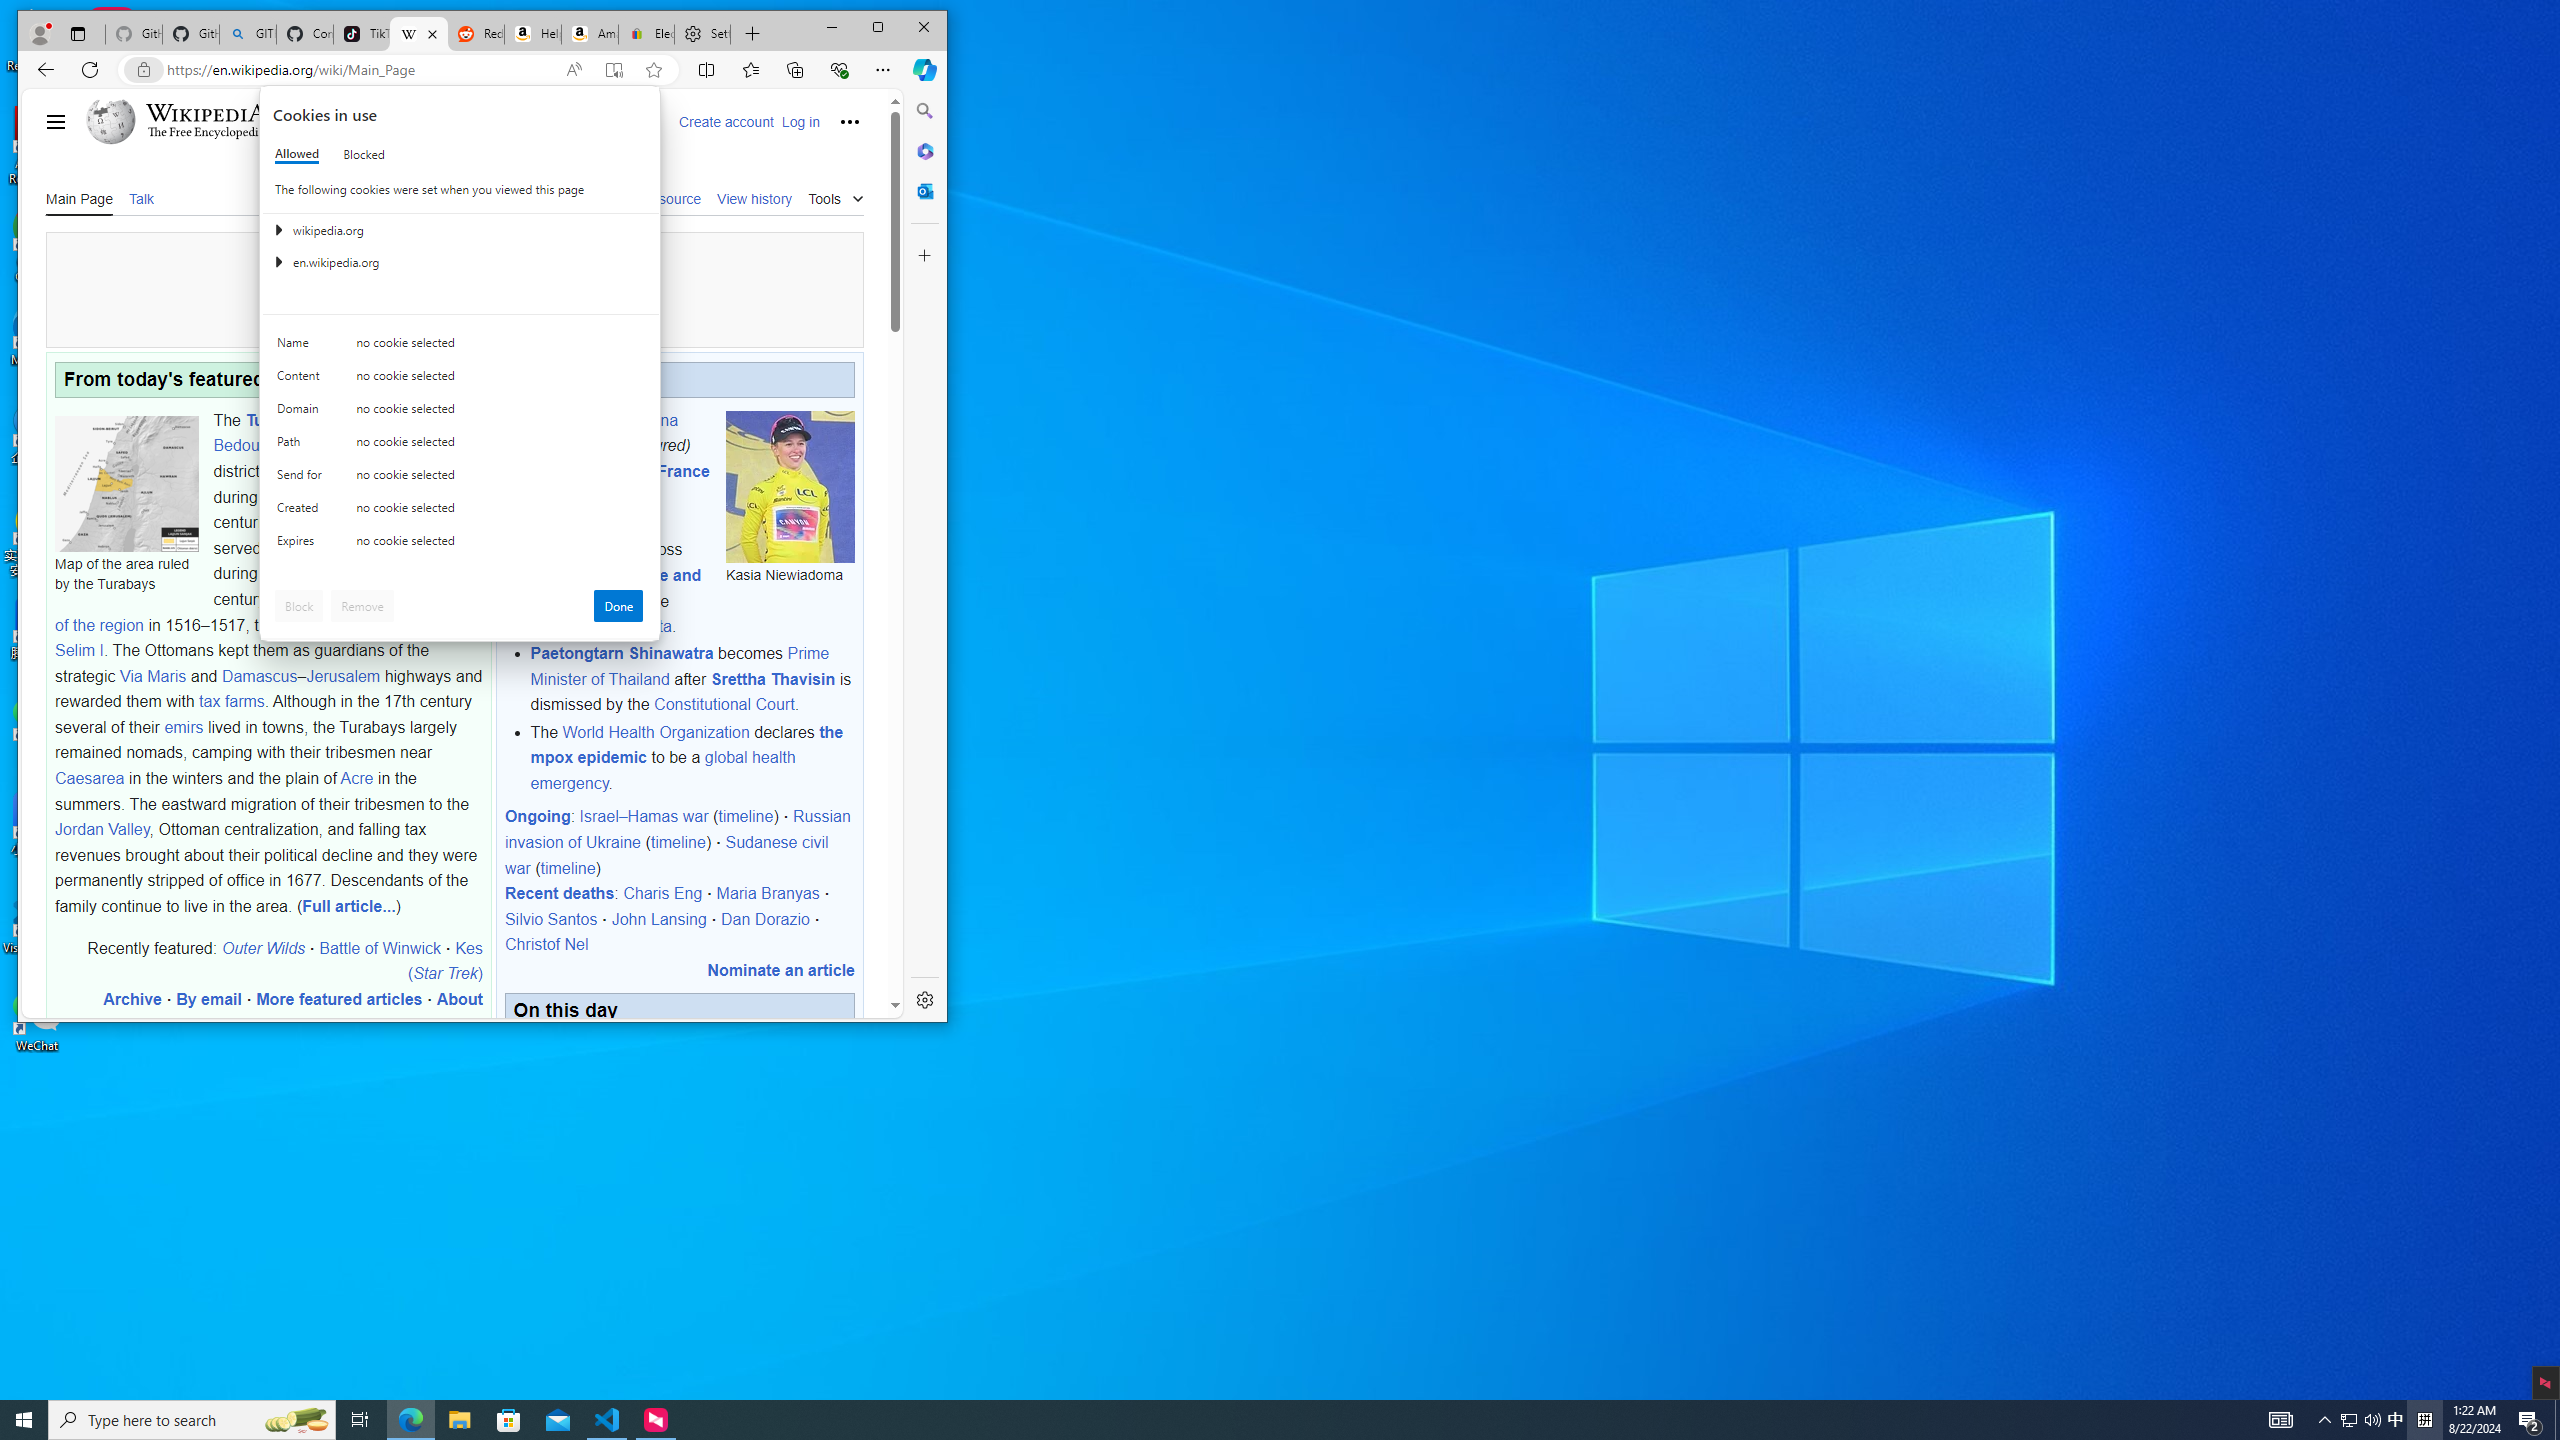 The height and width of the screenshot is (1440, 2560). What do you see at coordinates (2424, 1418) in the screenshot?
I see `'Tray Input Indicator - Chinese (Simplified, China)'` at bounding box center [2424, 1418].